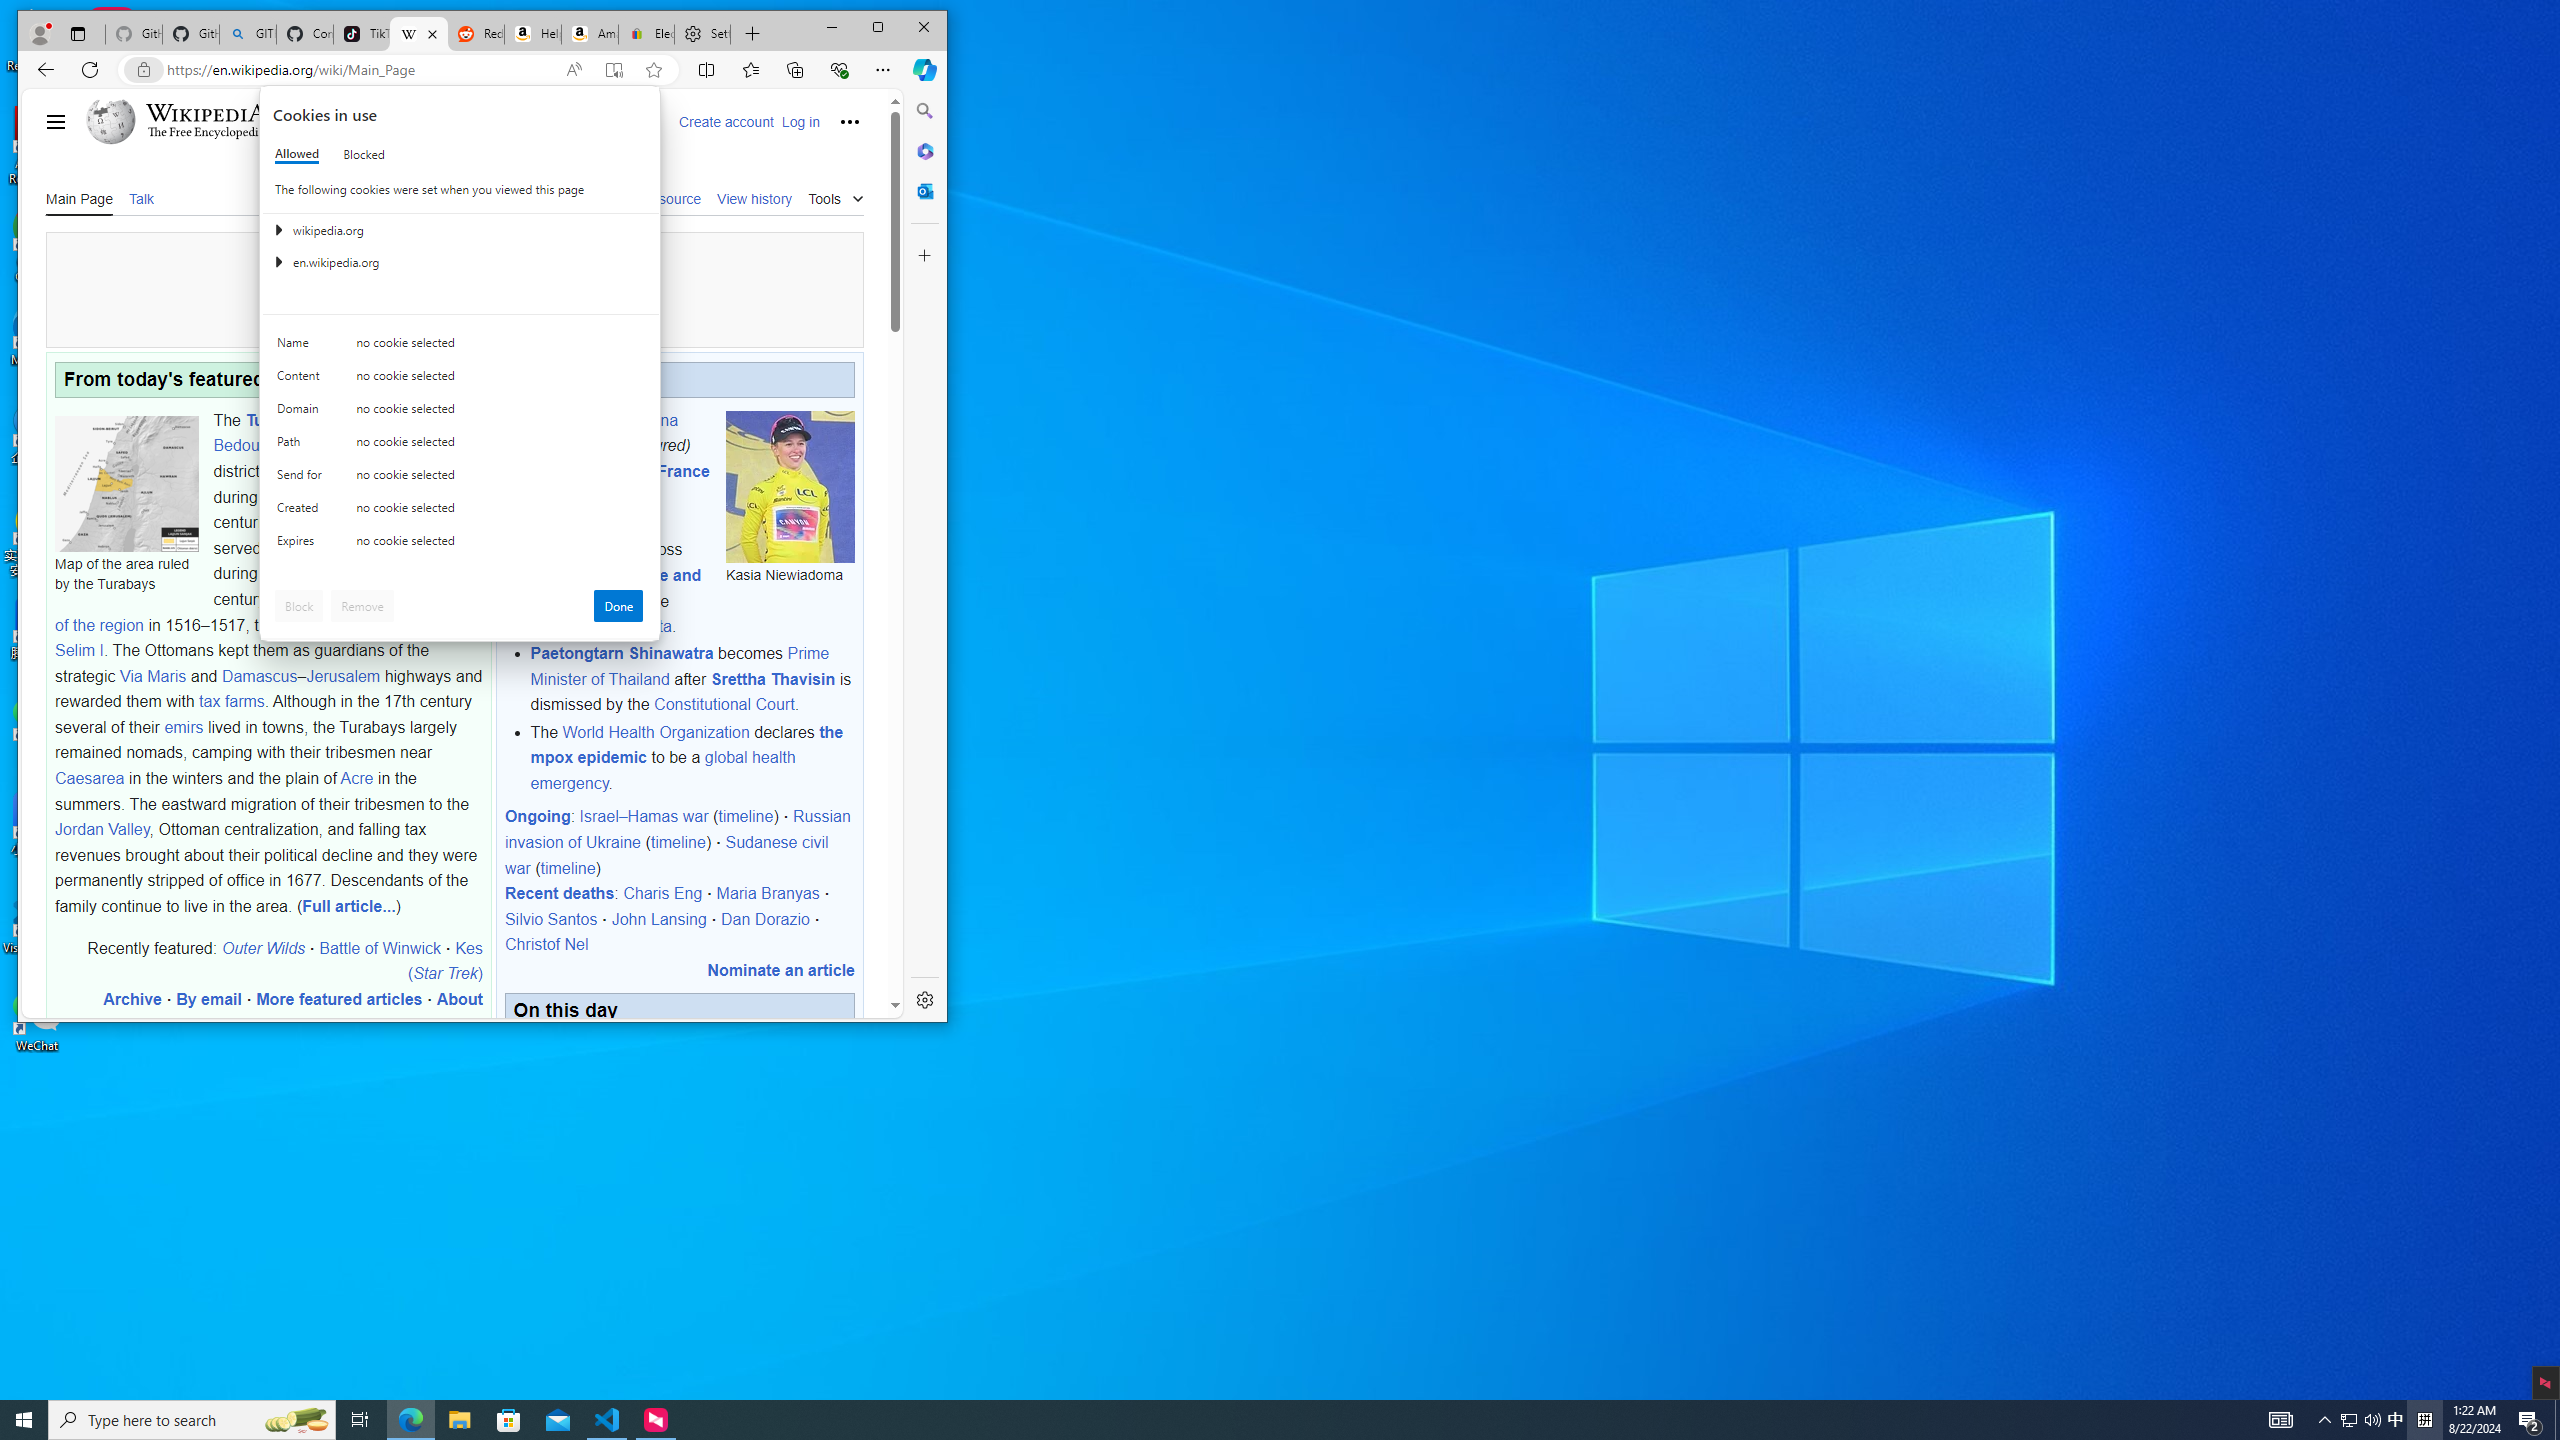 The height and width of the screenshot is (1440, 2560). What do you see at coordinates (2424, 1418) in the screenshot?
I see `'Tray Input Indicator - Chinese (Simplified, China)'` at bounding box center [2424, 1418].